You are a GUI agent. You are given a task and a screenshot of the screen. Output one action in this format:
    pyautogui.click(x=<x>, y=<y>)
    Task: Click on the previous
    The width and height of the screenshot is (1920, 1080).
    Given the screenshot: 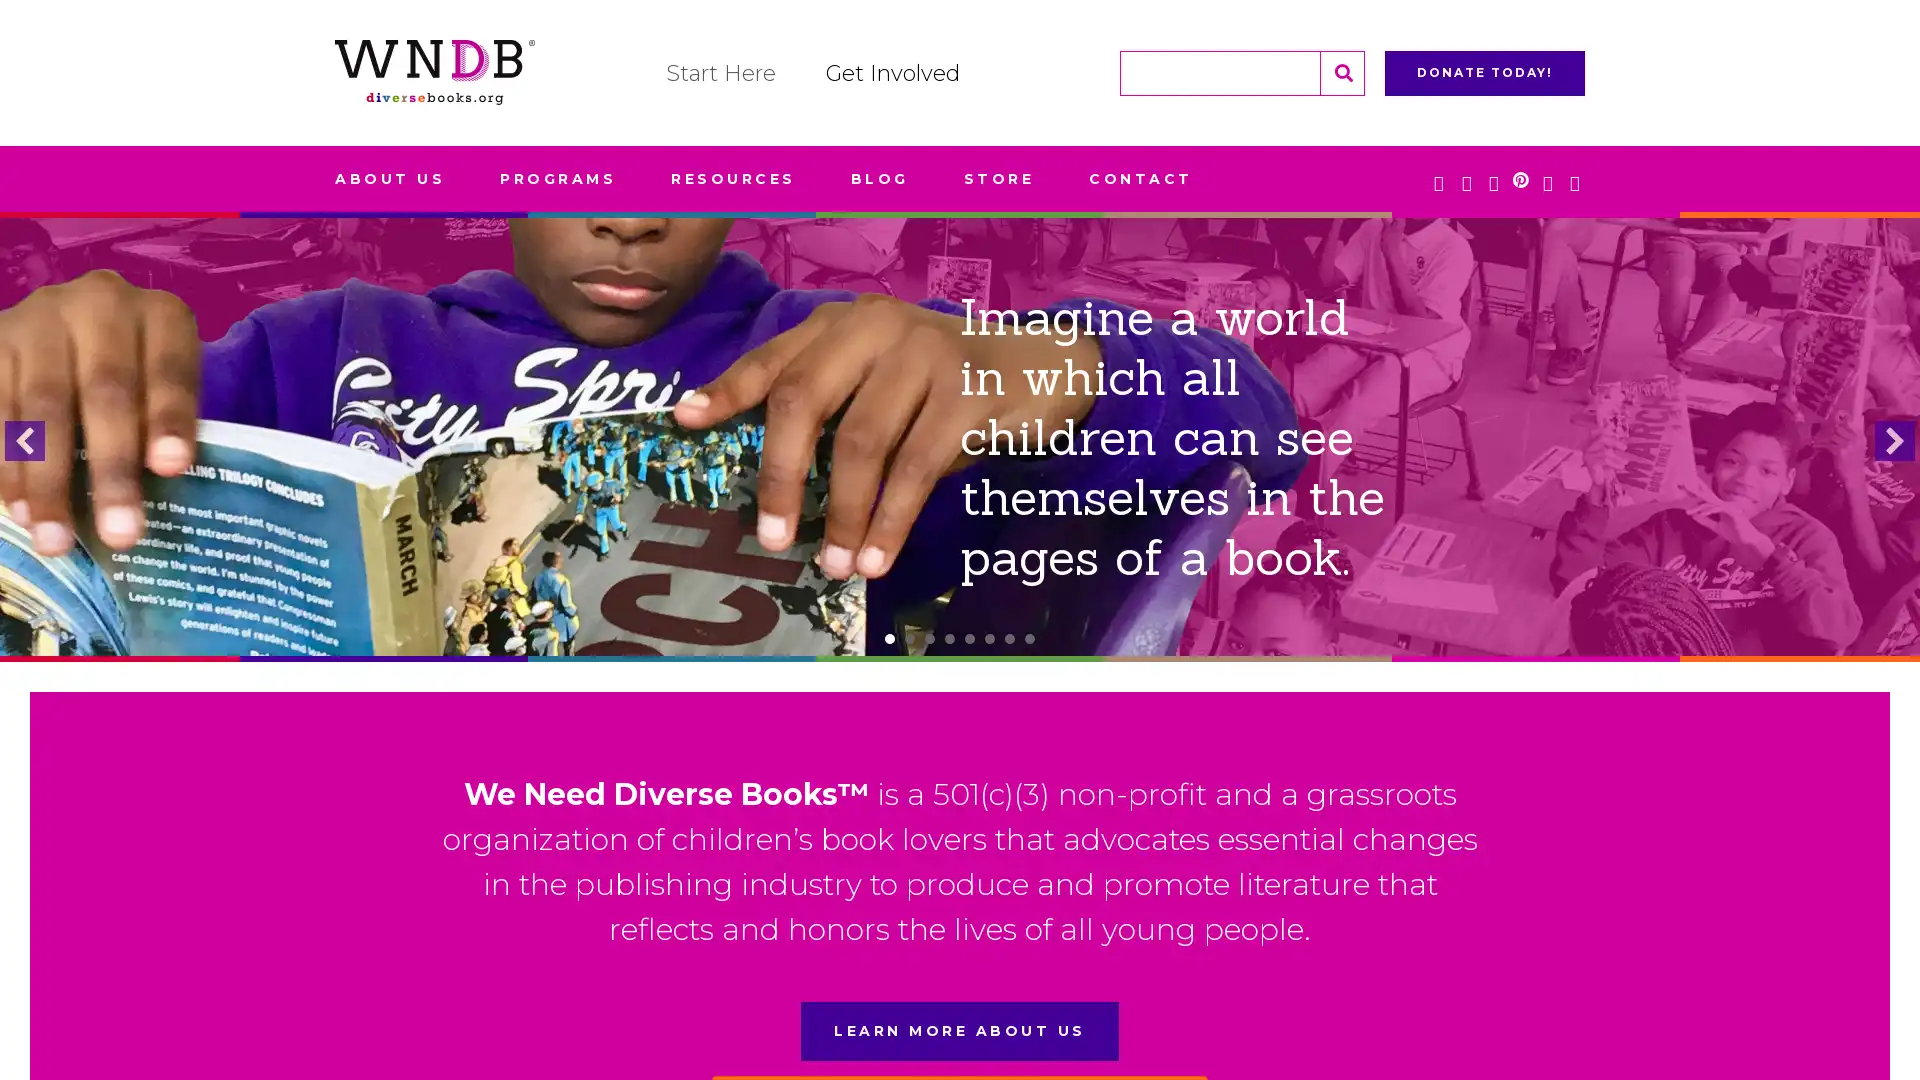 What is the action you would take?
    pyautogui.click(x=24, y=439)
    